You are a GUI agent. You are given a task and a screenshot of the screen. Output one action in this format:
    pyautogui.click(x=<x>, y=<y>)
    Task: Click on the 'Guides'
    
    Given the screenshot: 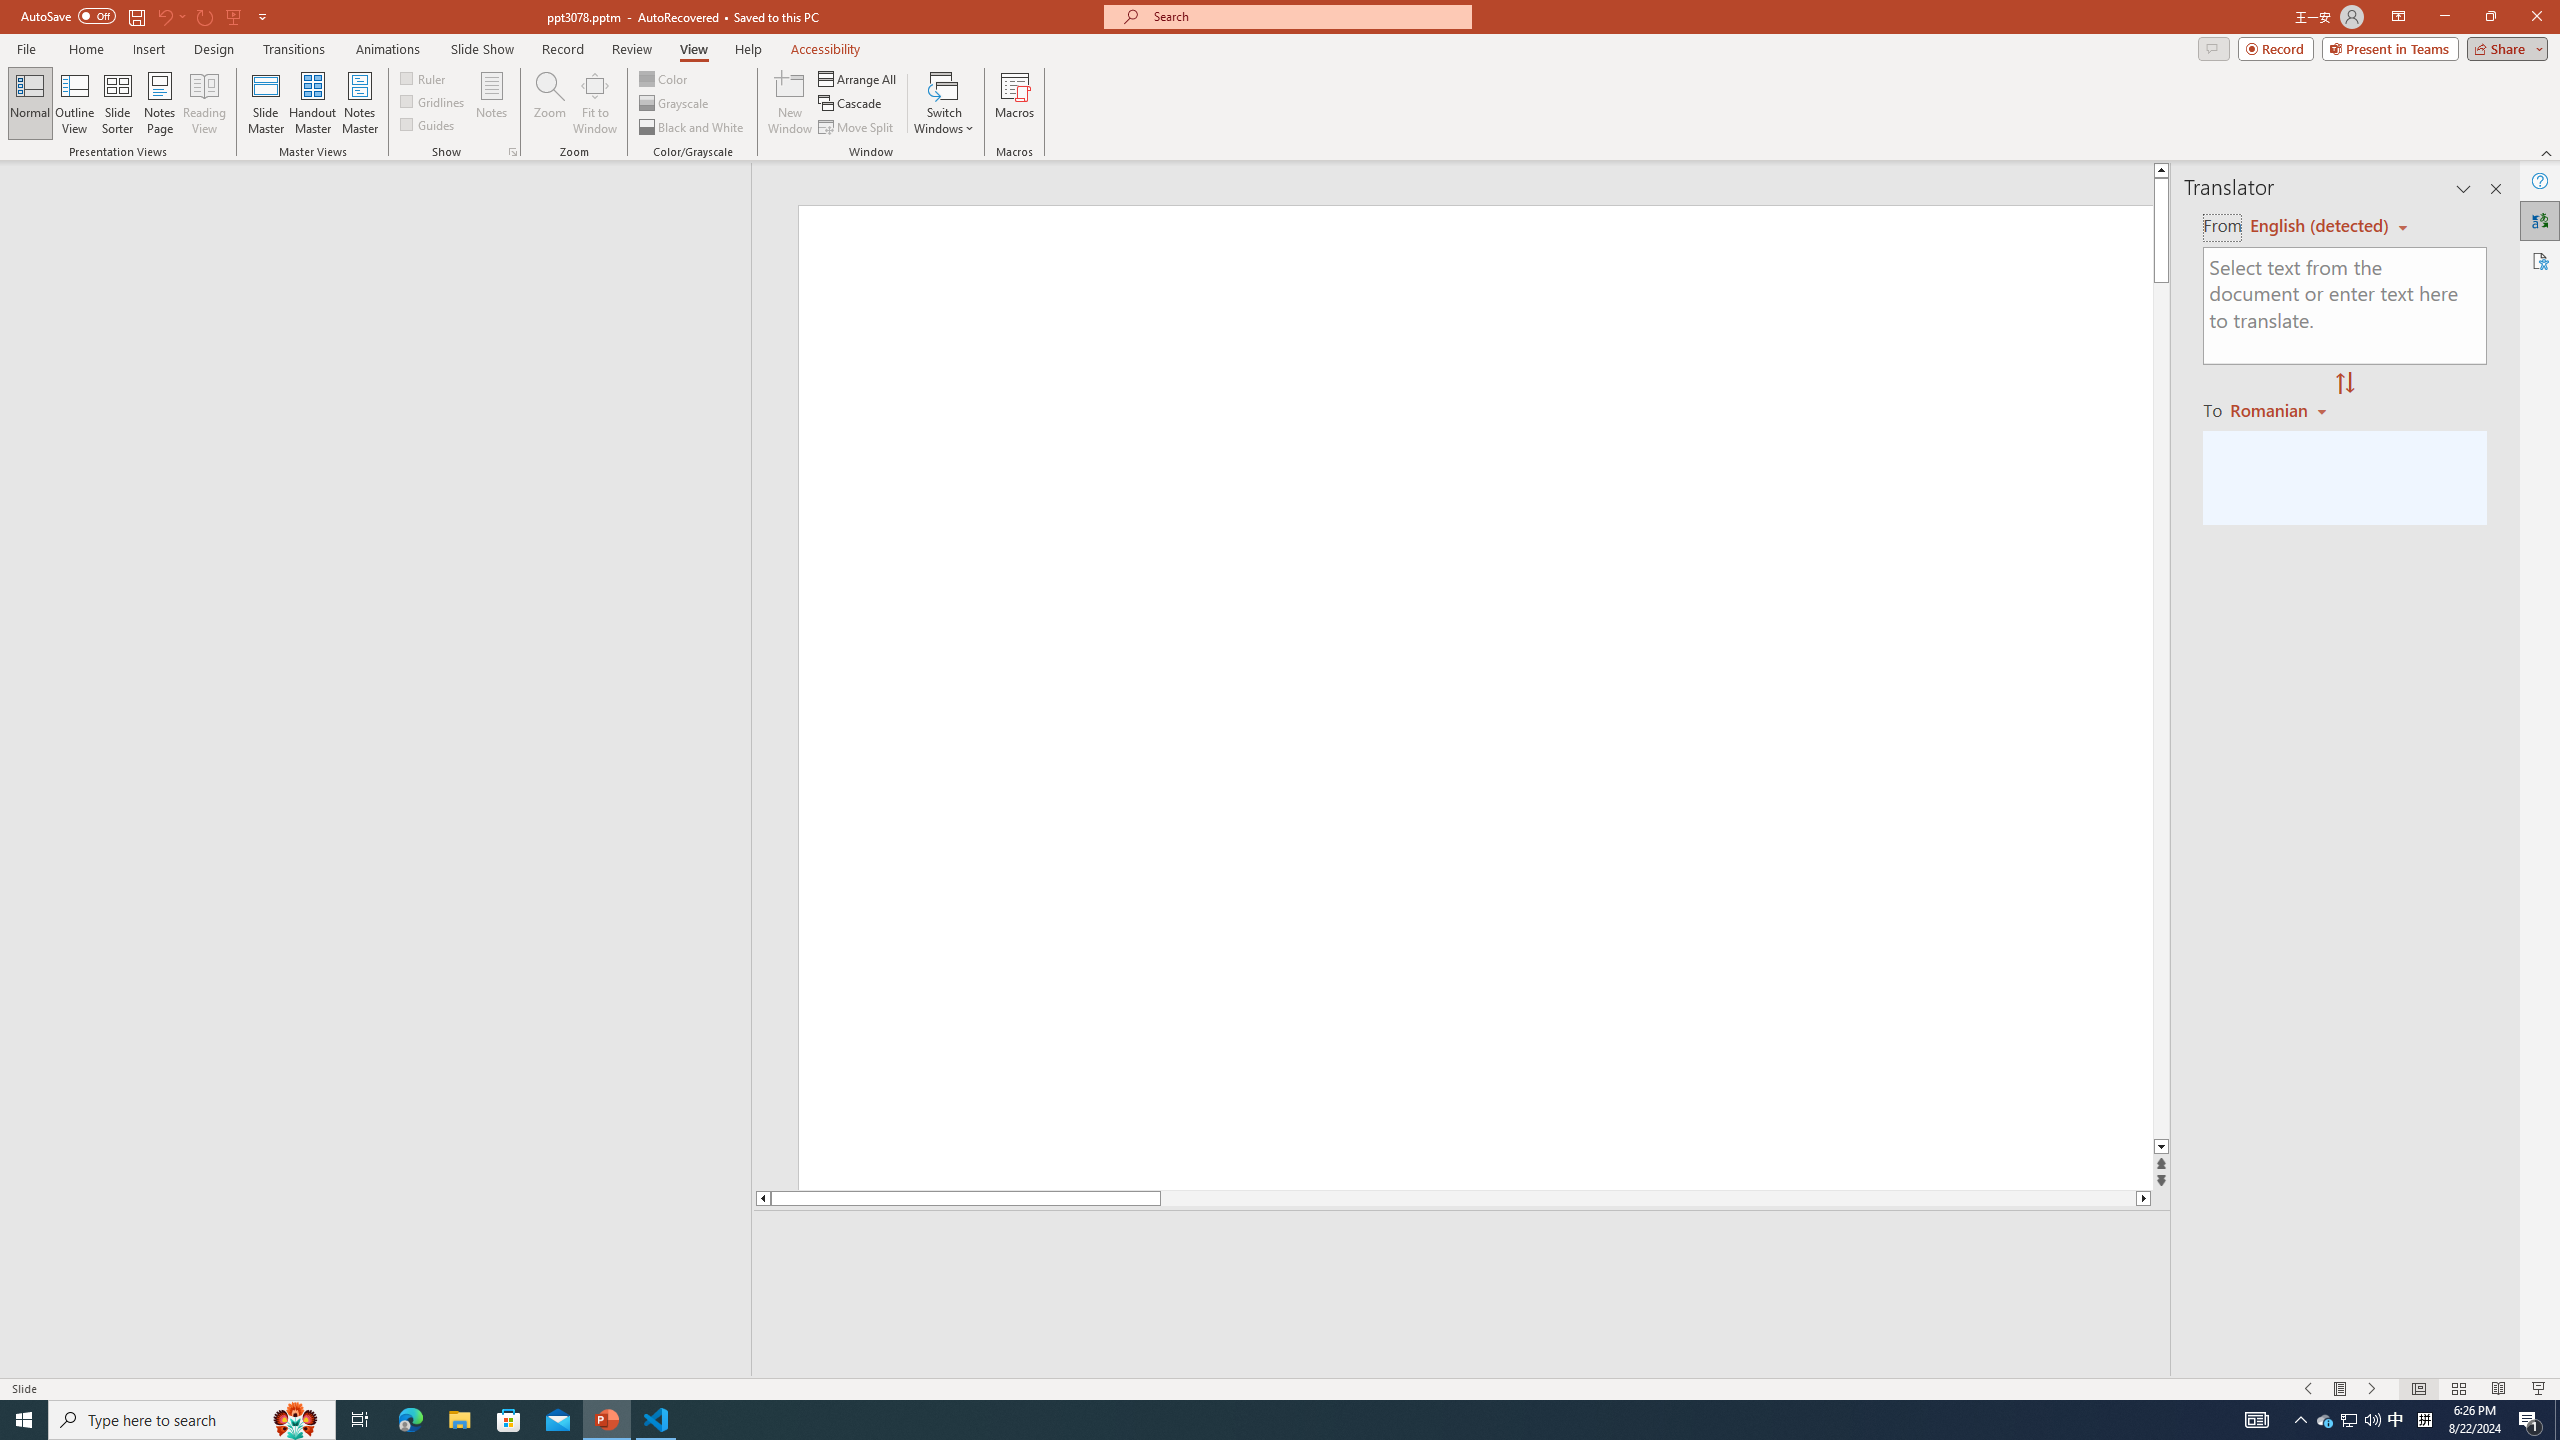 What is the action you would take?
    pyautogui.click(x=428, y=122)
    